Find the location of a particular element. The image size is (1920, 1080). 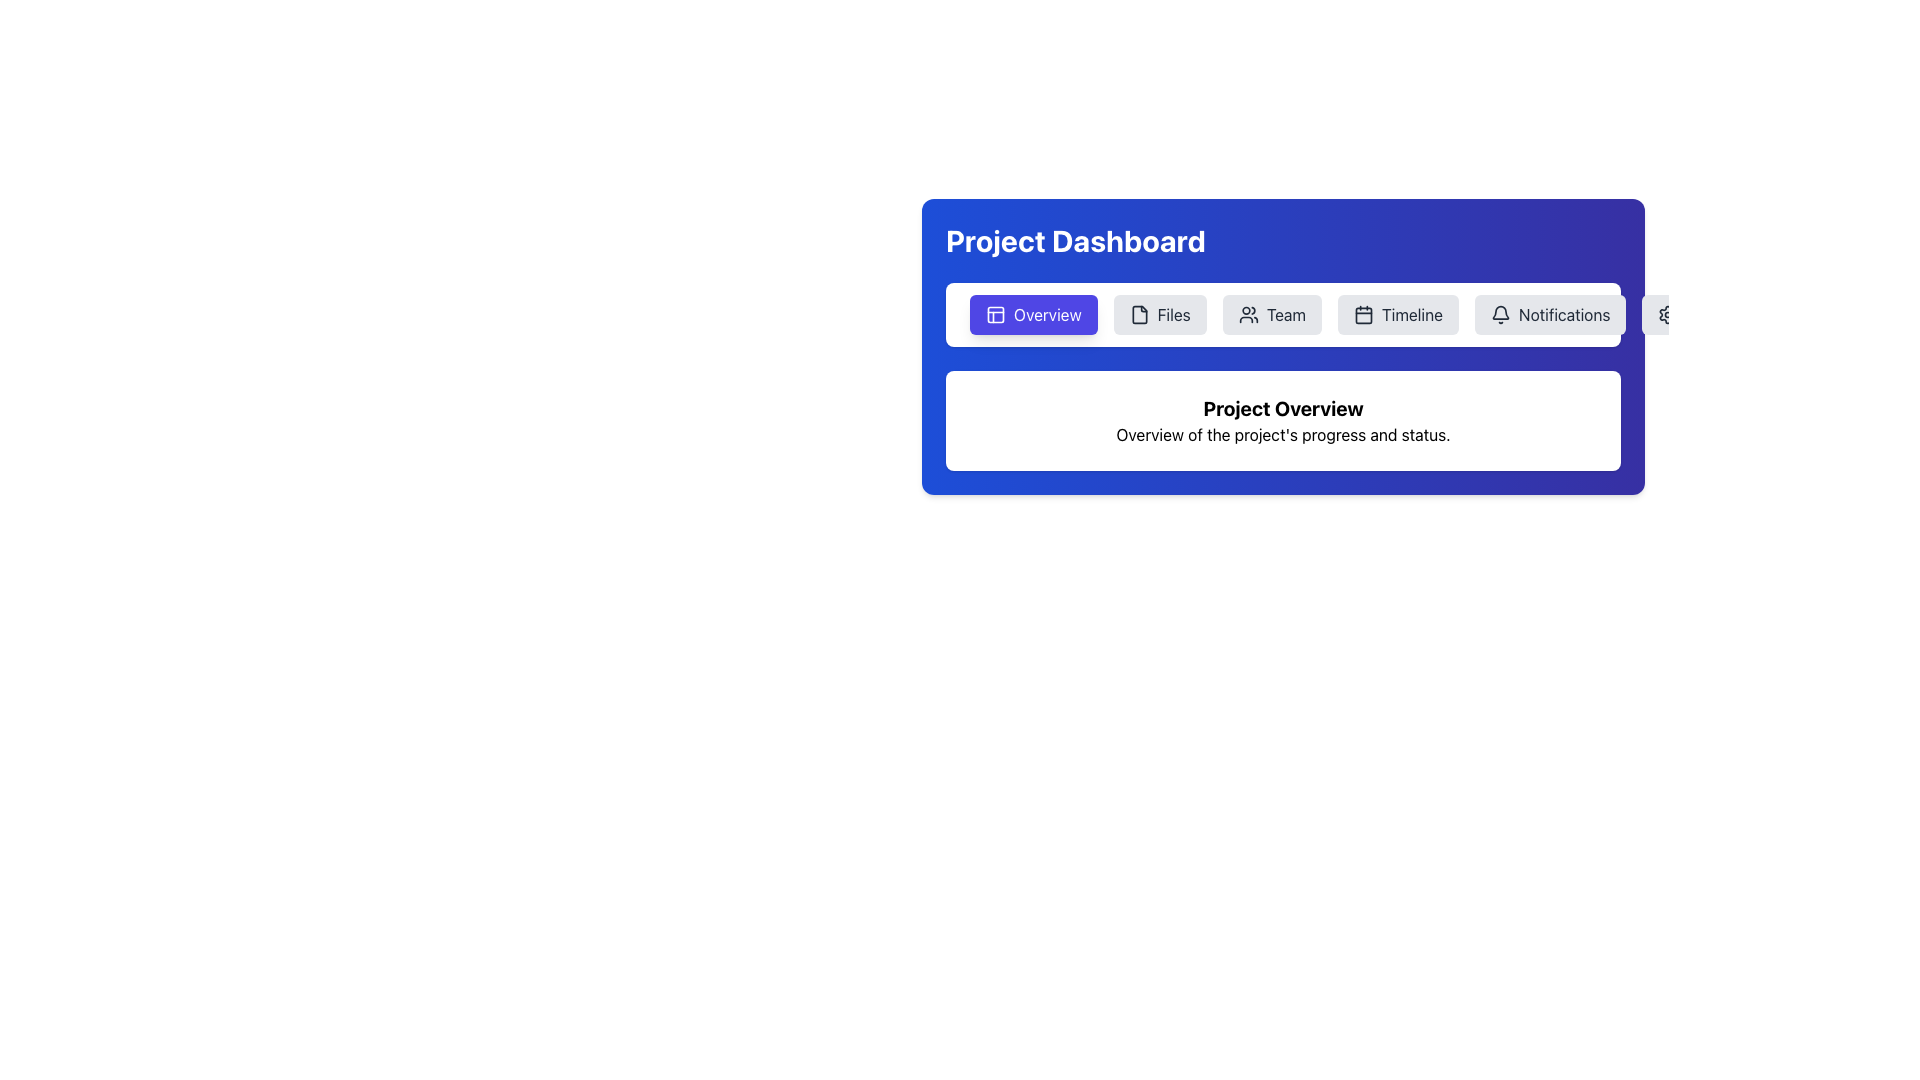

the bell-shaped icon in the notifications button located in the top-right corner of the UI is located at coordinates (1499, 312).